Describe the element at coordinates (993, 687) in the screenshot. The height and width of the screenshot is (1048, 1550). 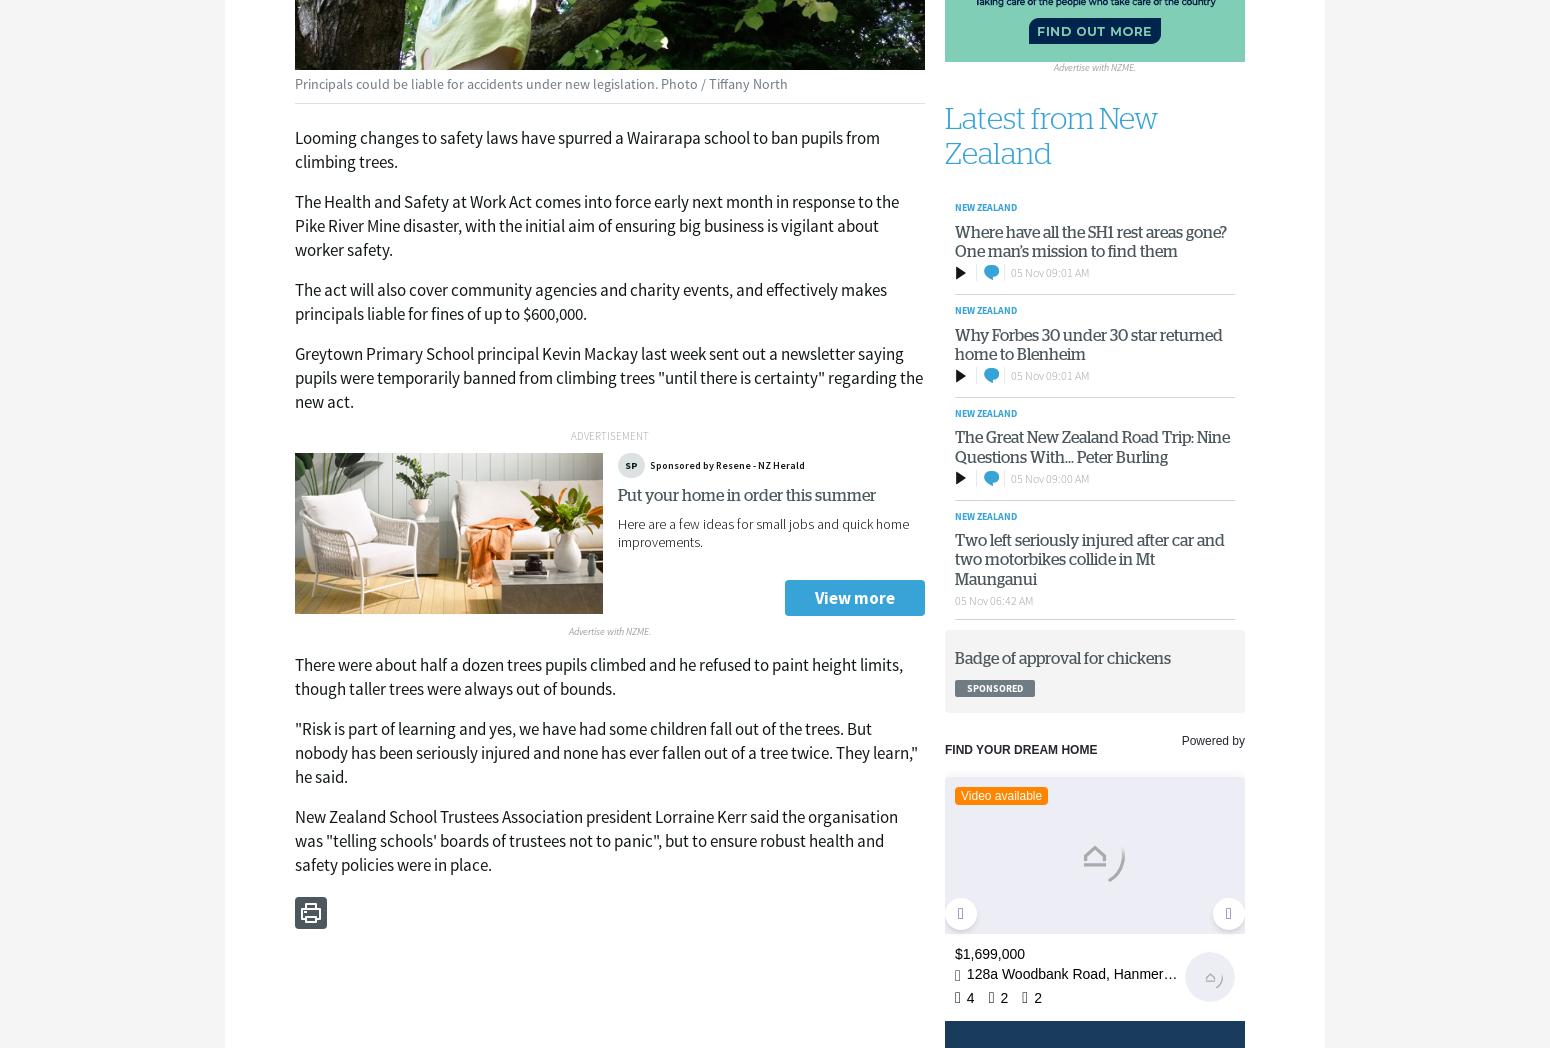
I see `'sponsored'` at that location.